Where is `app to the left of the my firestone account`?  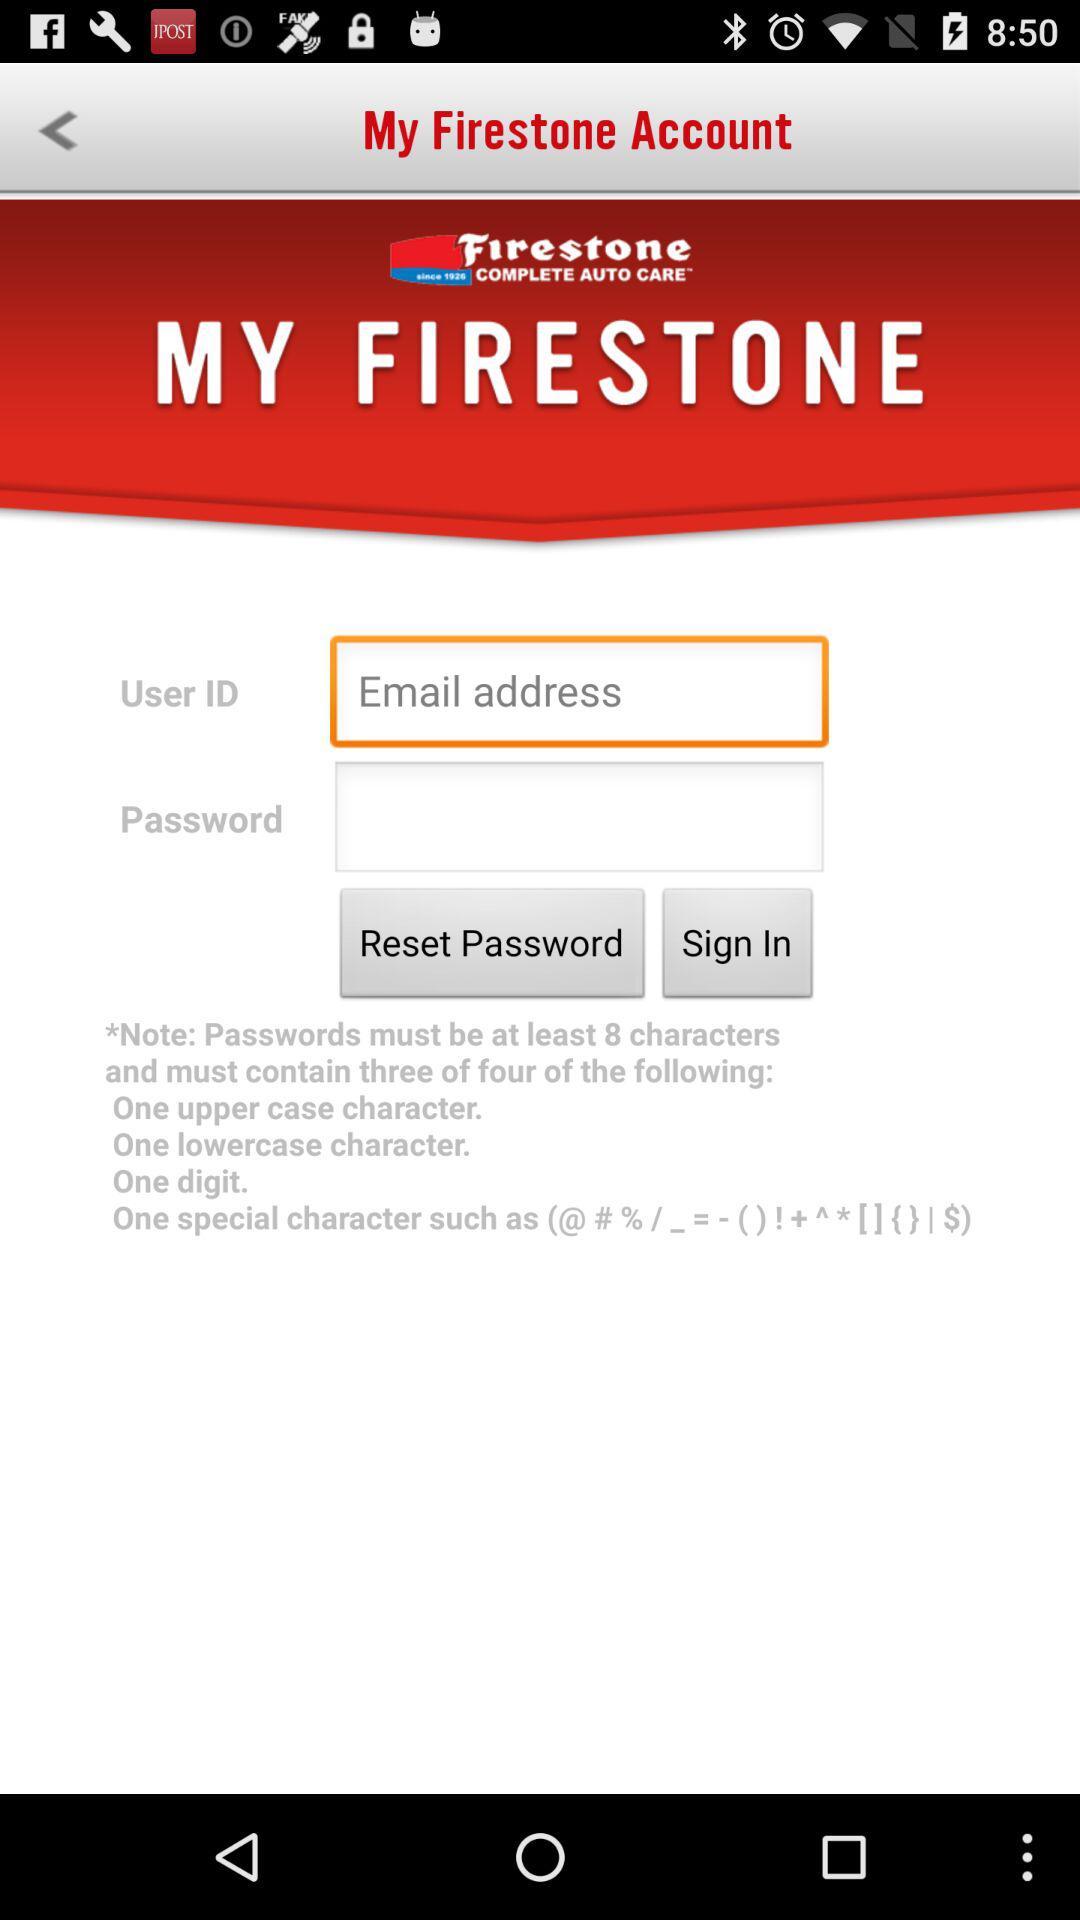
app to the left of the my firestone account is located at coordinates (56, 130).